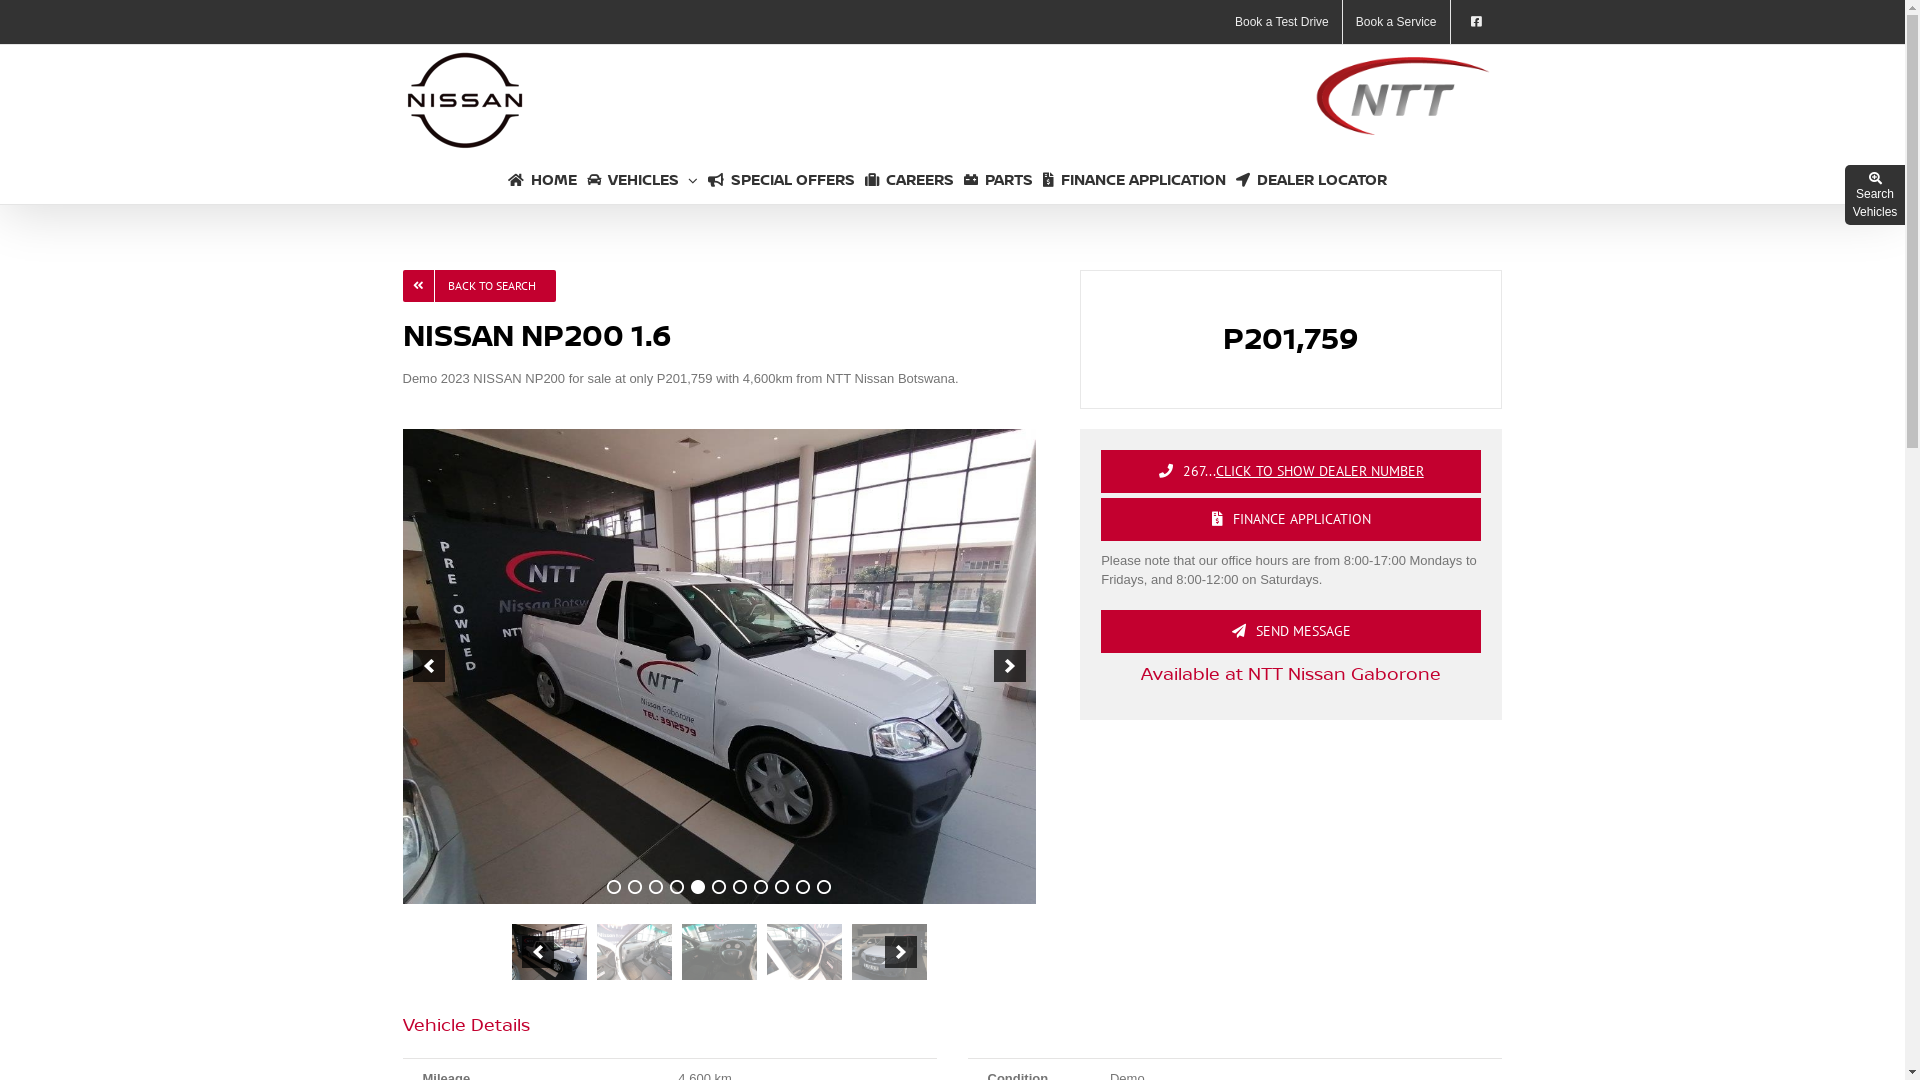  Describe the element at coordinates (1874, 196) in the screenshot. I see `'Search Vehicles'` at that location.